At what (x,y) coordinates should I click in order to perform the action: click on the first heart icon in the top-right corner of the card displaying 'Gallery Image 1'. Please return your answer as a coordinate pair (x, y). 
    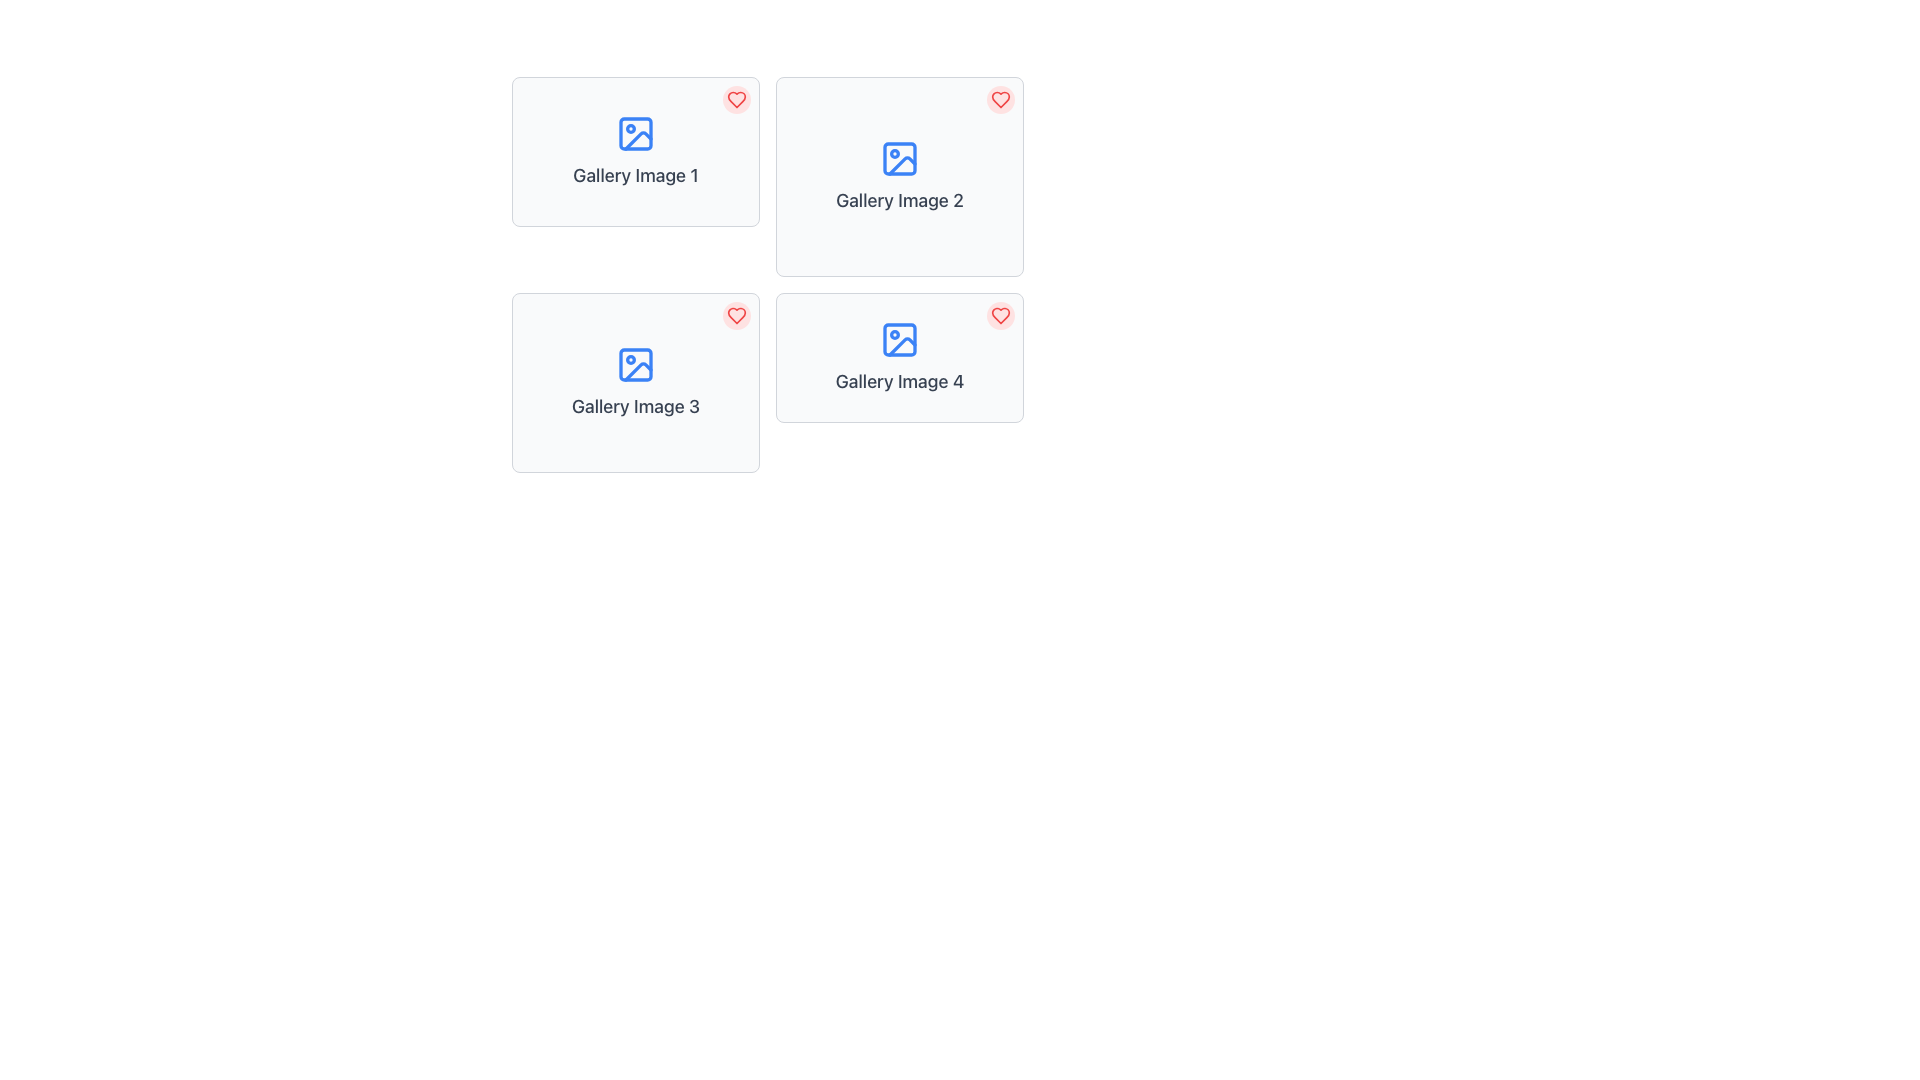
    Looking at the image, I should click on (736, 100).